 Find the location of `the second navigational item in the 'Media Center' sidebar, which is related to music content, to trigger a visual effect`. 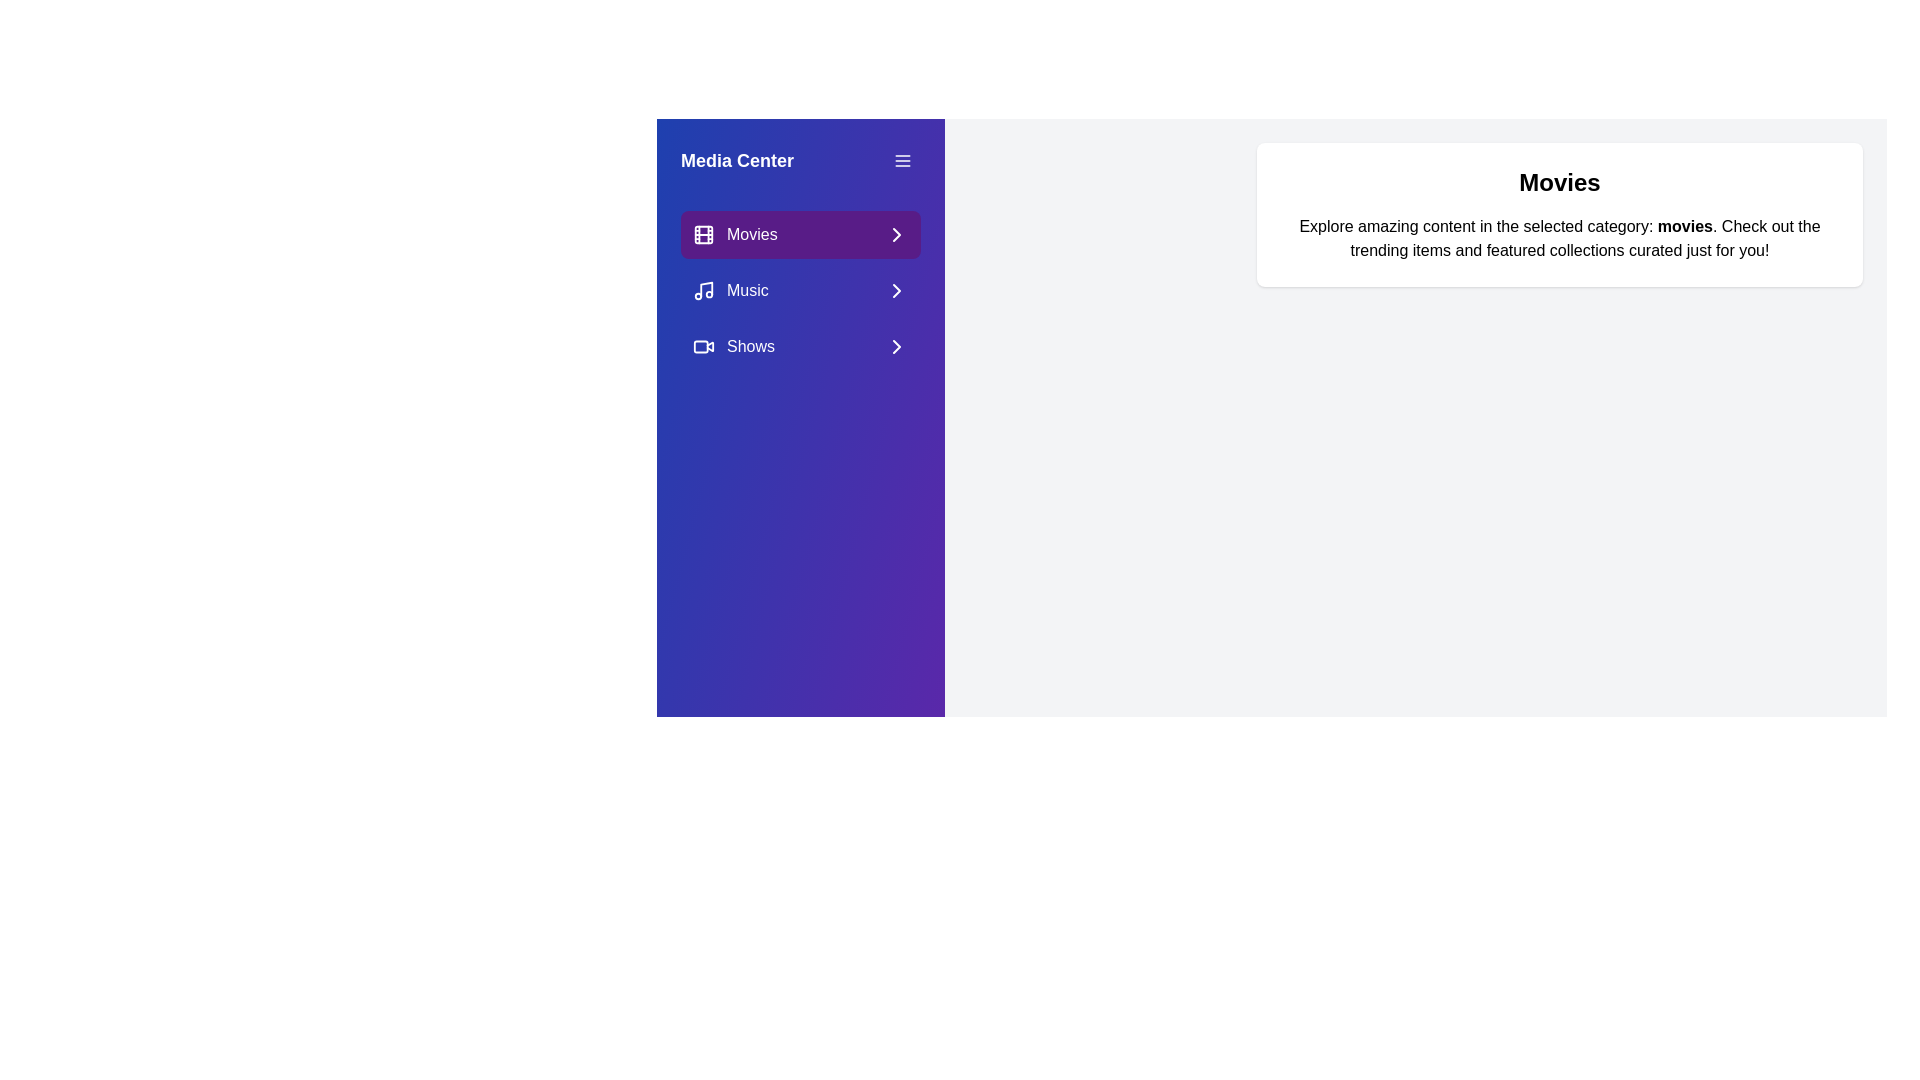

the second navigational item in the 'Media Center' sidebar, which is related to music content, to trigger a visual effect is located at coordinates (801, 290).